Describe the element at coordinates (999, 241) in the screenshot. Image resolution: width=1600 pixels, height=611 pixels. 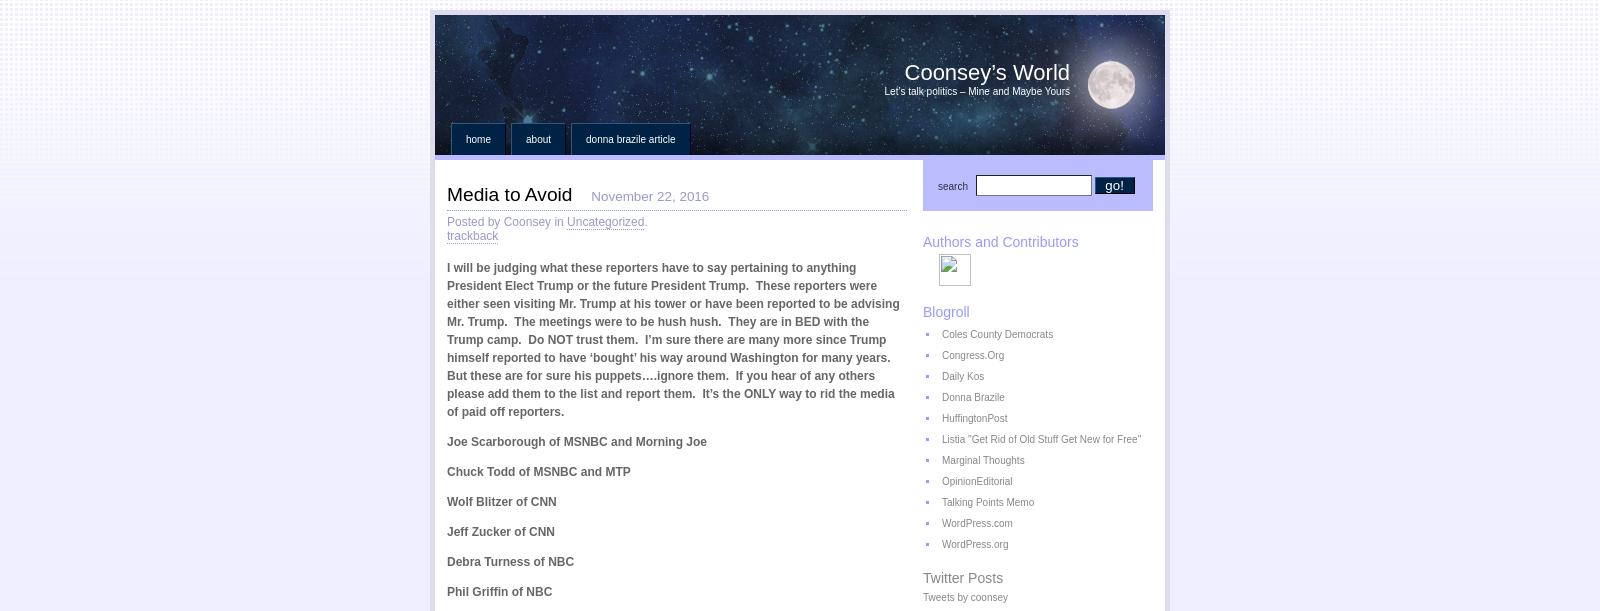
I see `'Authors and Contributors'` at that location.